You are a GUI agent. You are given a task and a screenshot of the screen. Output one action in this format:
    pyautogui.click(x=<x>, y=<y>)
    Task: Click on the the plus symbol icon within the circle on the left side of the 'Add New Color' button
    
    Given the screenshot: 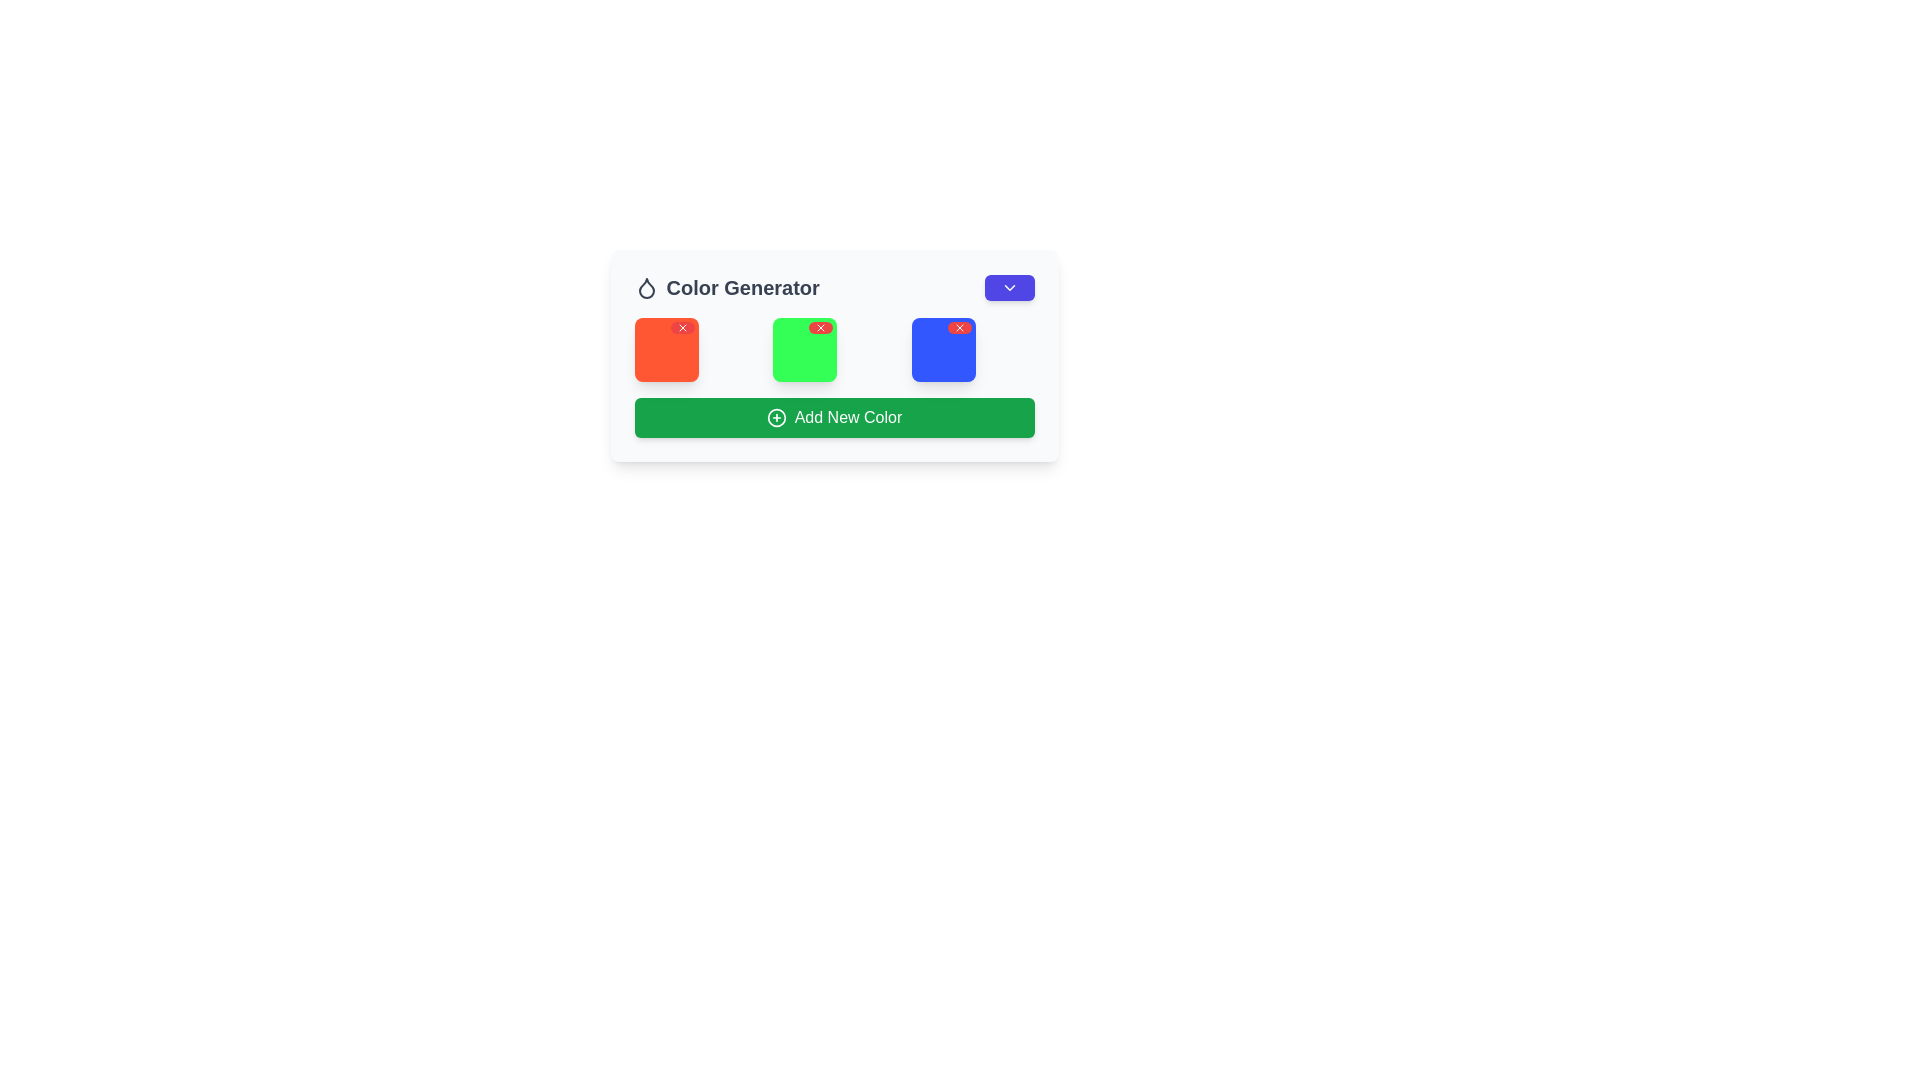 What is the action you would take?
    pyautogui.click(x=775, y=416)
    